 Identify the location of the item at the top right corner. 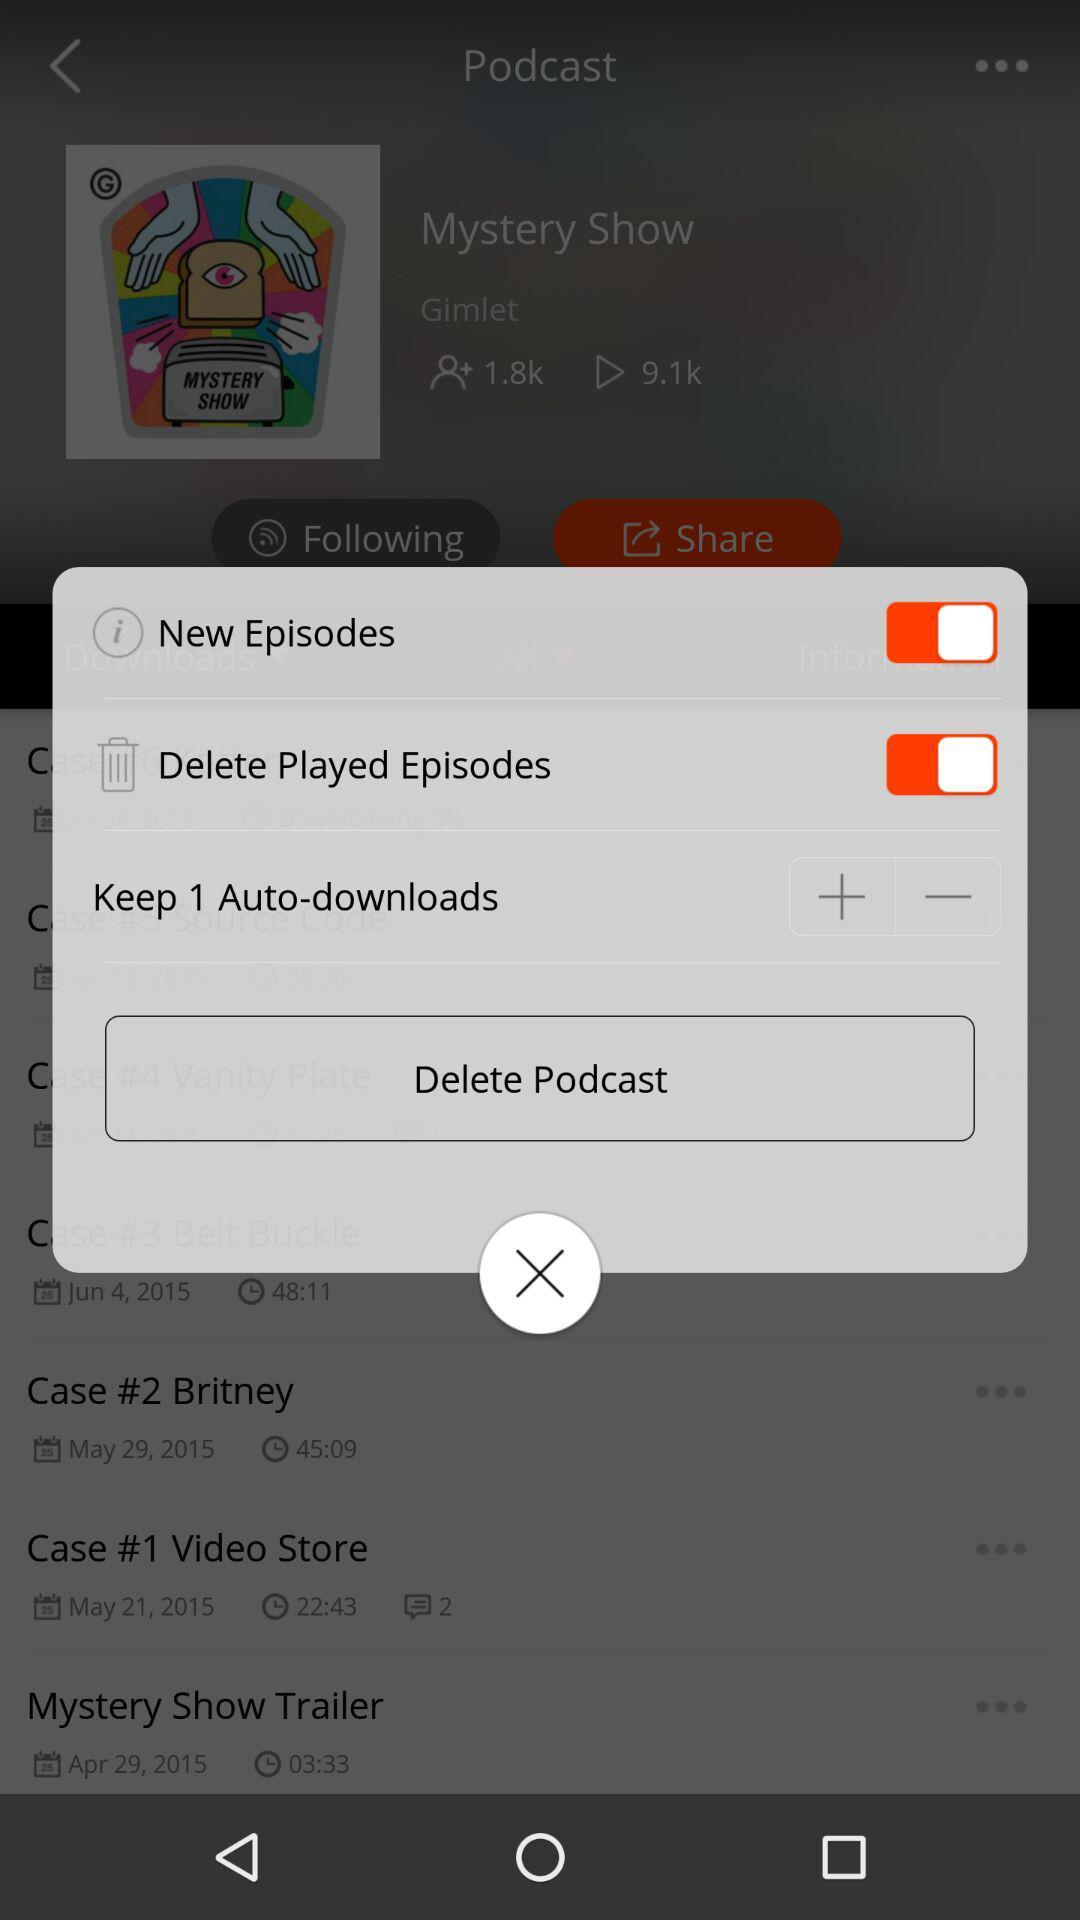
(941, 631).